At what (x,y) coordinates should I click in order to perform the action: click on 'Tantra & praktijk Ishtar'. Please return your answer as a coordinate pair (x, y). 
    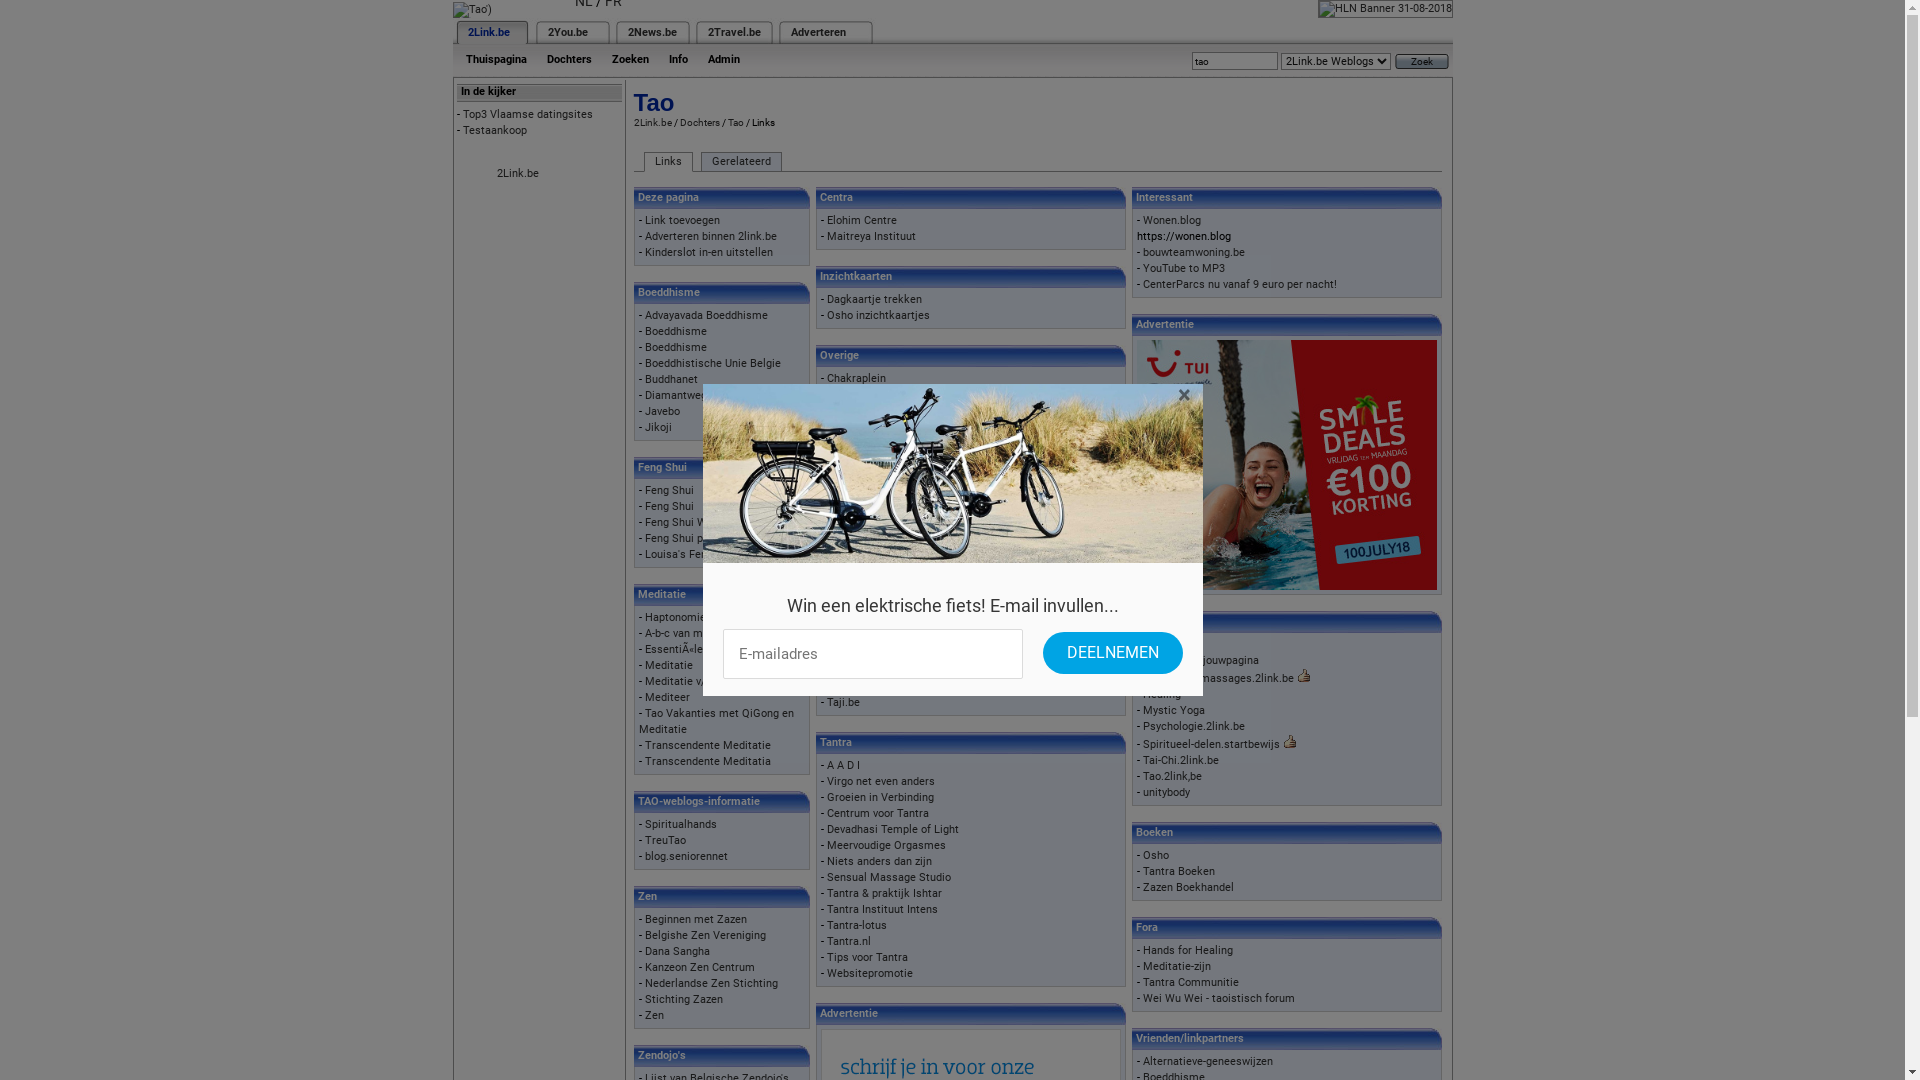
    Looking at the image, I should click on (882, 892).